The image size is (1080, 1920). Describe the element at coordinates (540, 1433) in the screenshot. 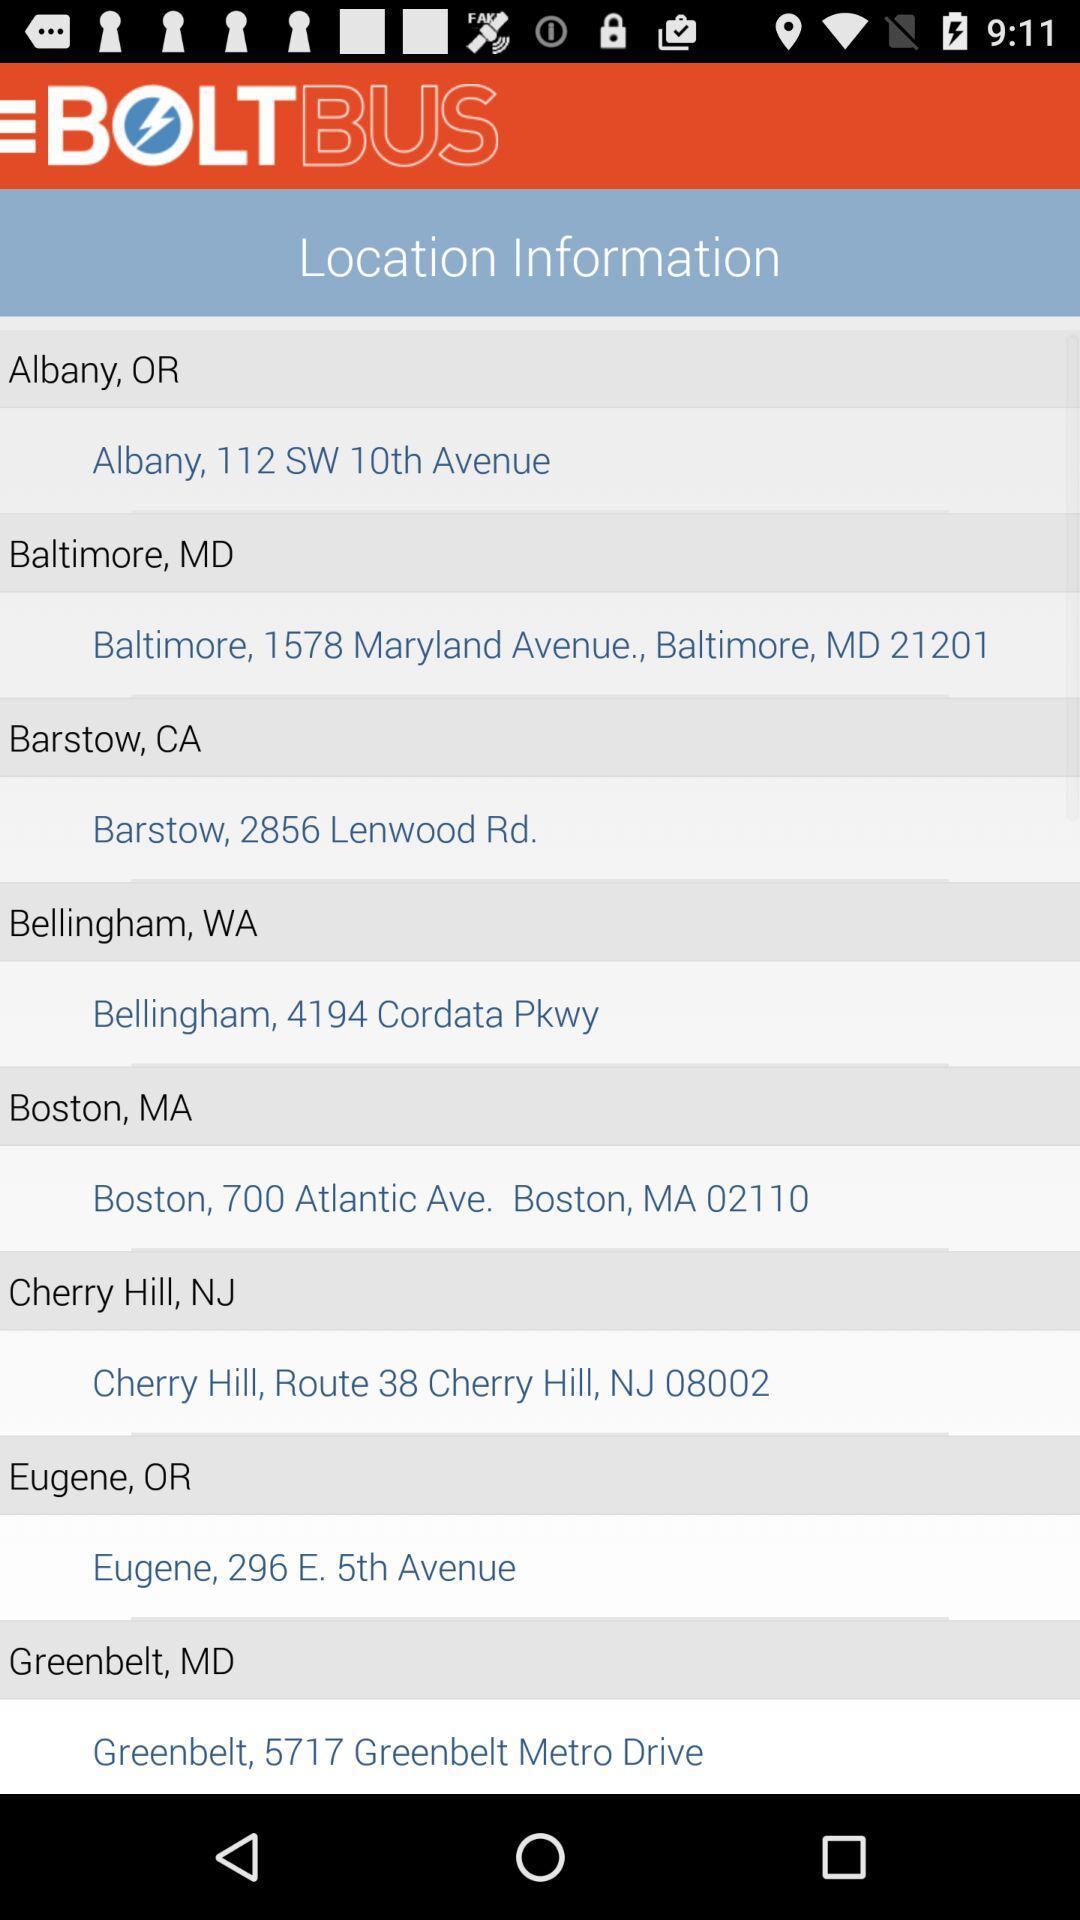

I see `app above eugene, or` at that location.